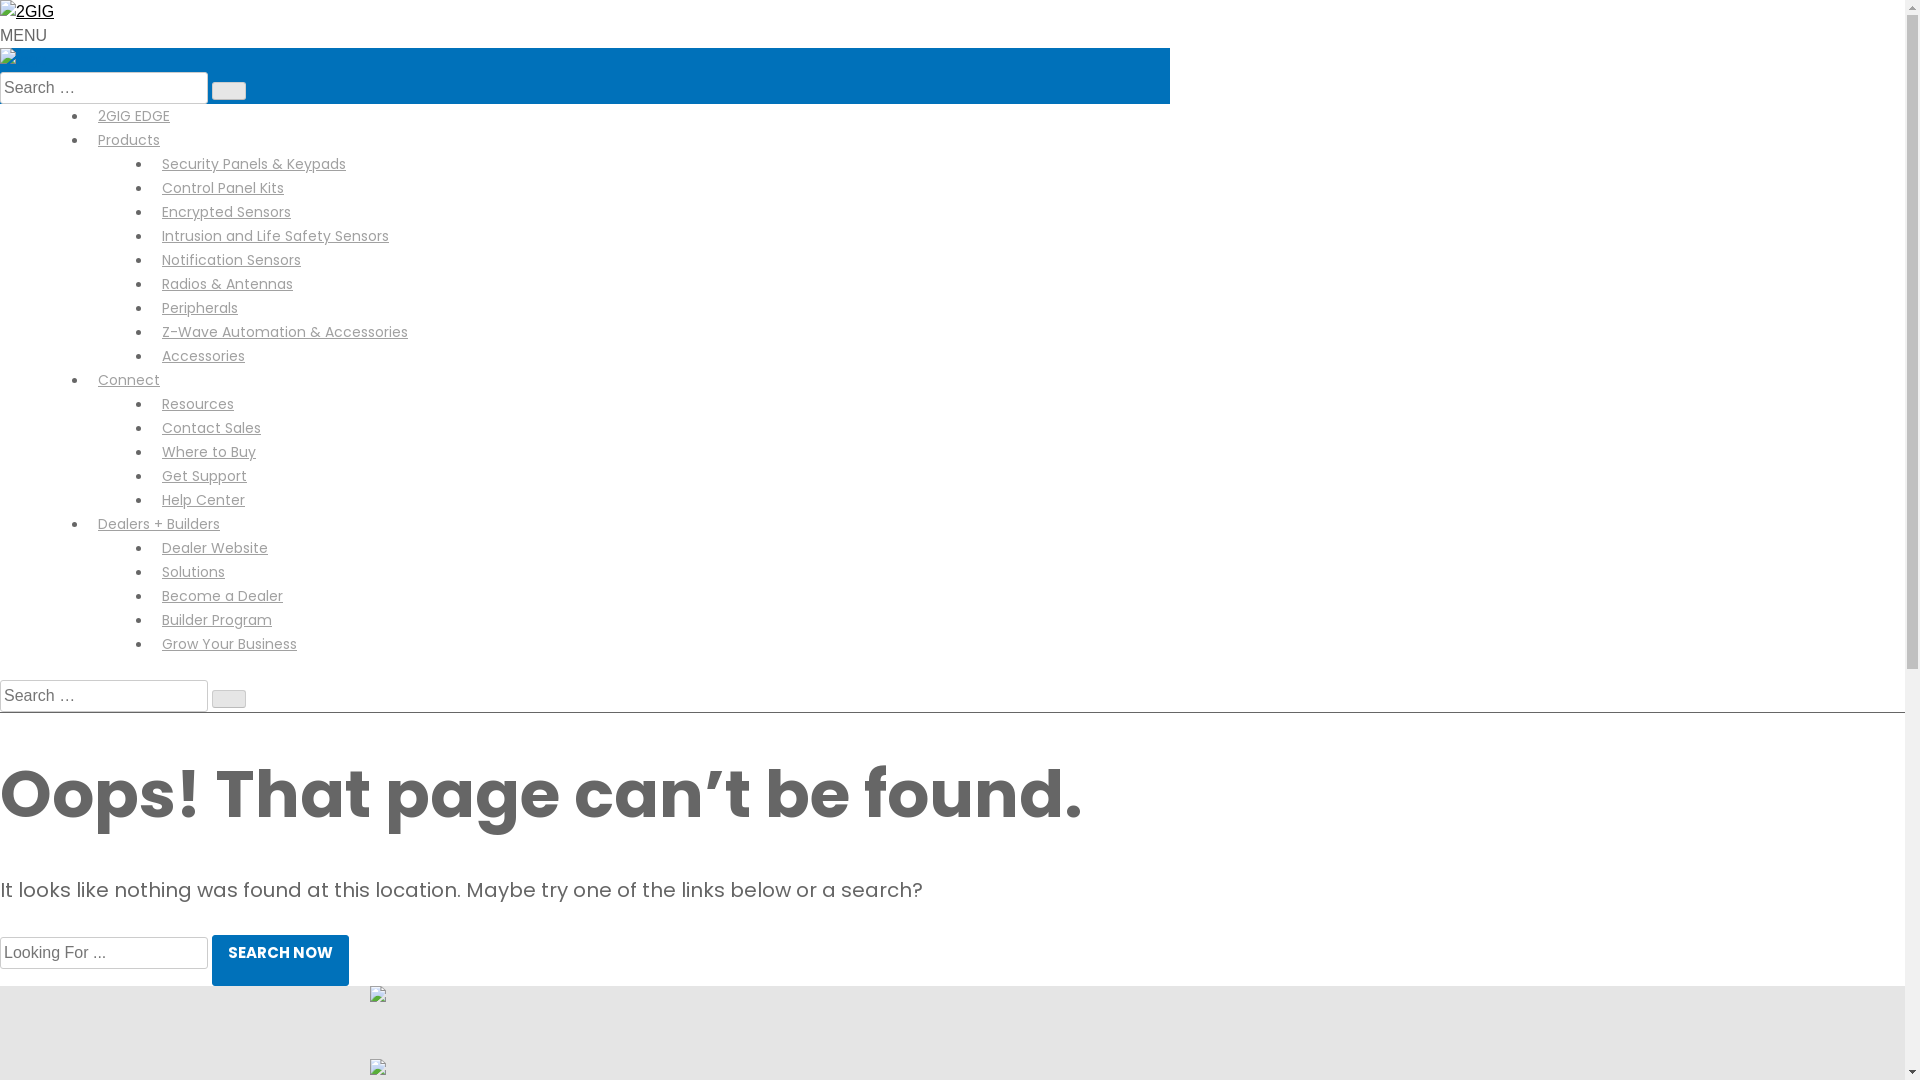 This screenshot has width=1920, height=1080. I want to click on 'Become a Dealer', so click(151, 595).